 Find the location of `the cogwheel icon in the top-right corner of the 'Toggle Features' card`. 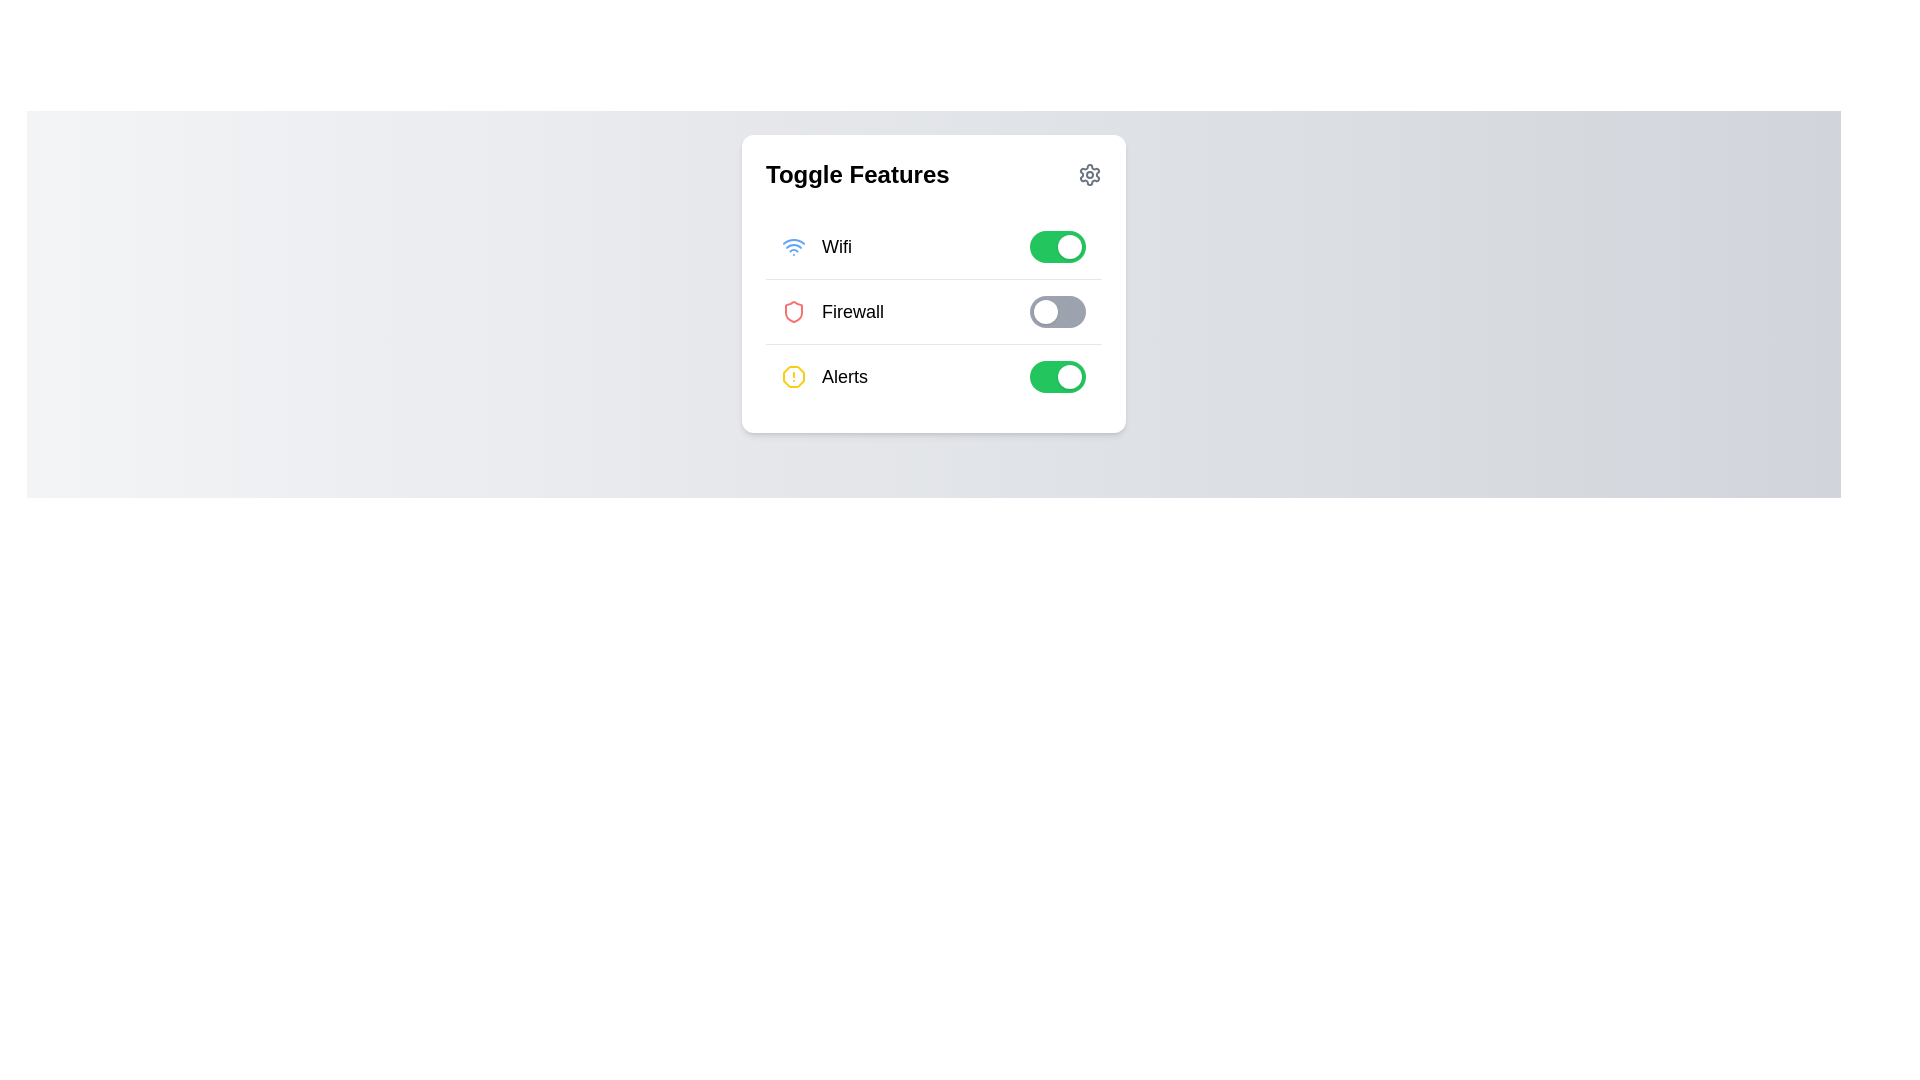

the cogwheel icon in the top-right corner of the 'Toggle Features' card is located at coordinates (1088, 173).